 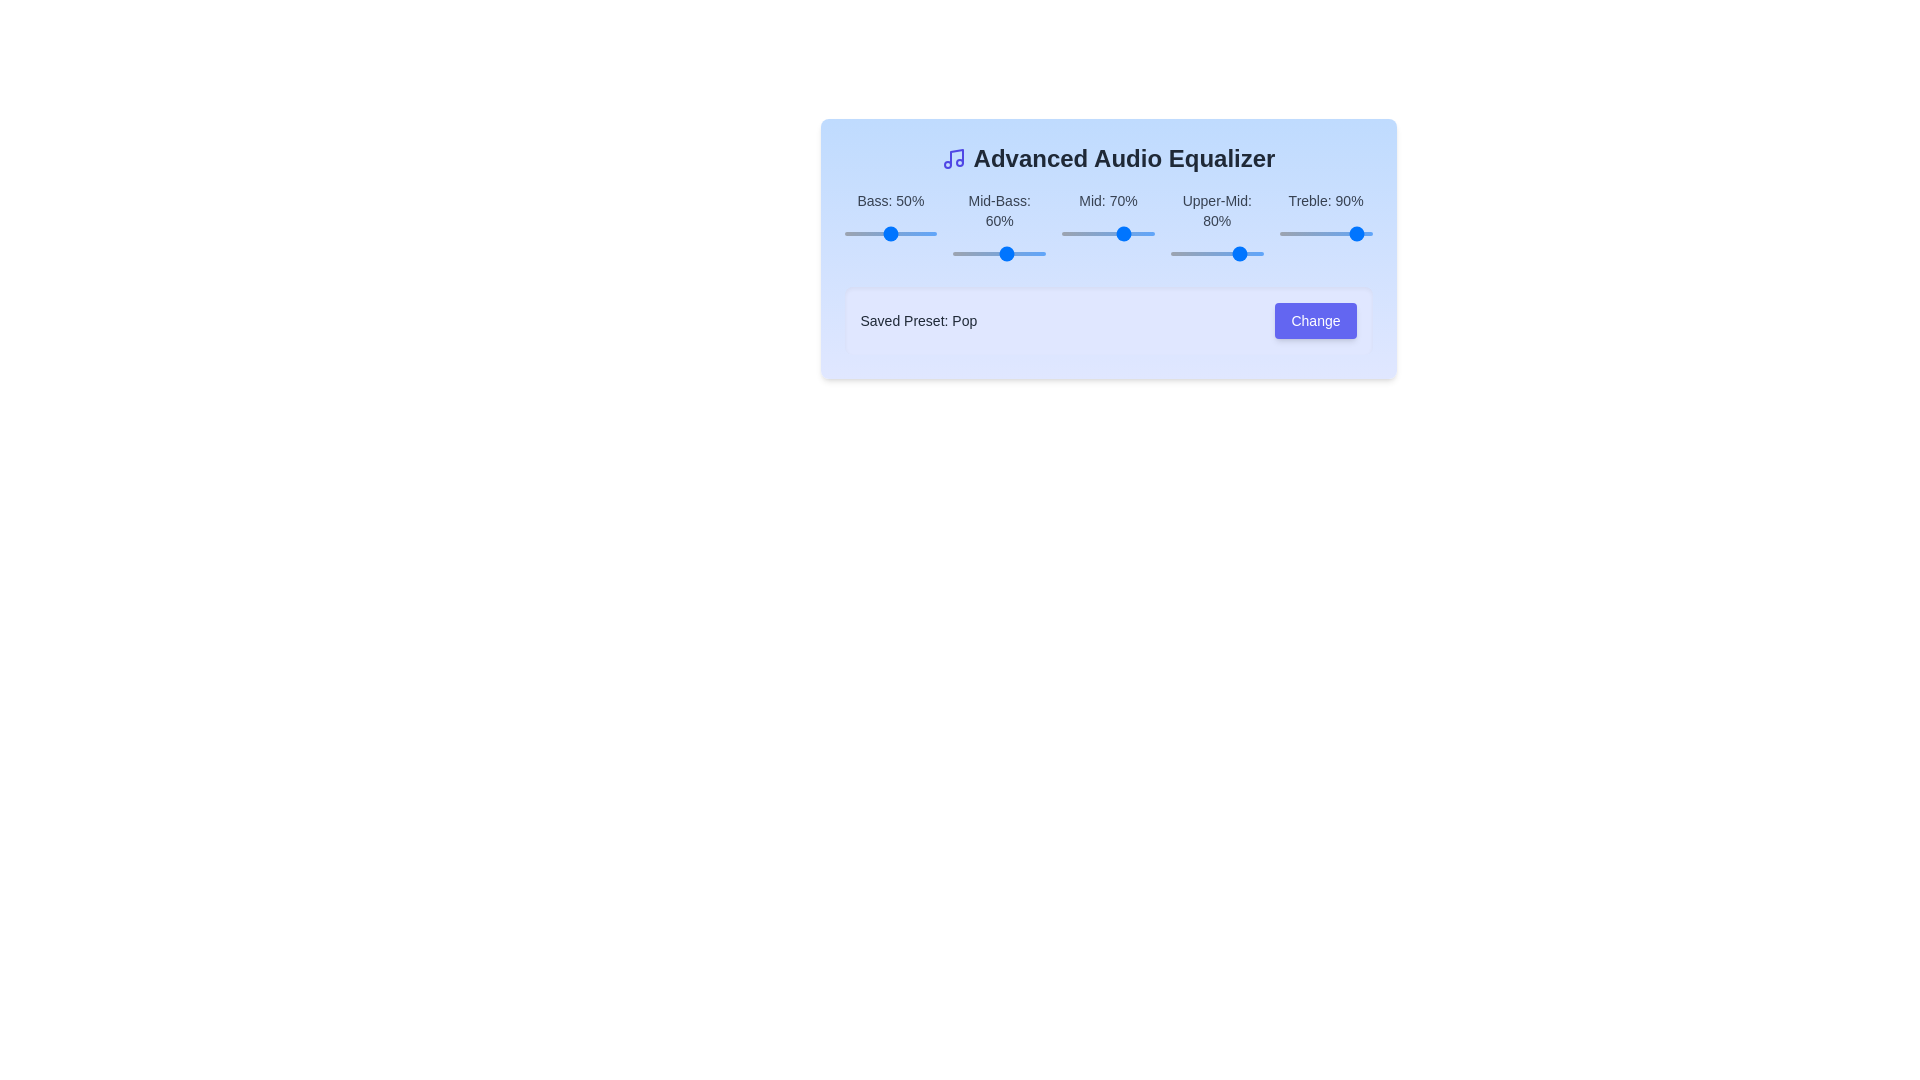 I want to click on the slider for the 3 band to 75%, so click(x=1292, y=253).